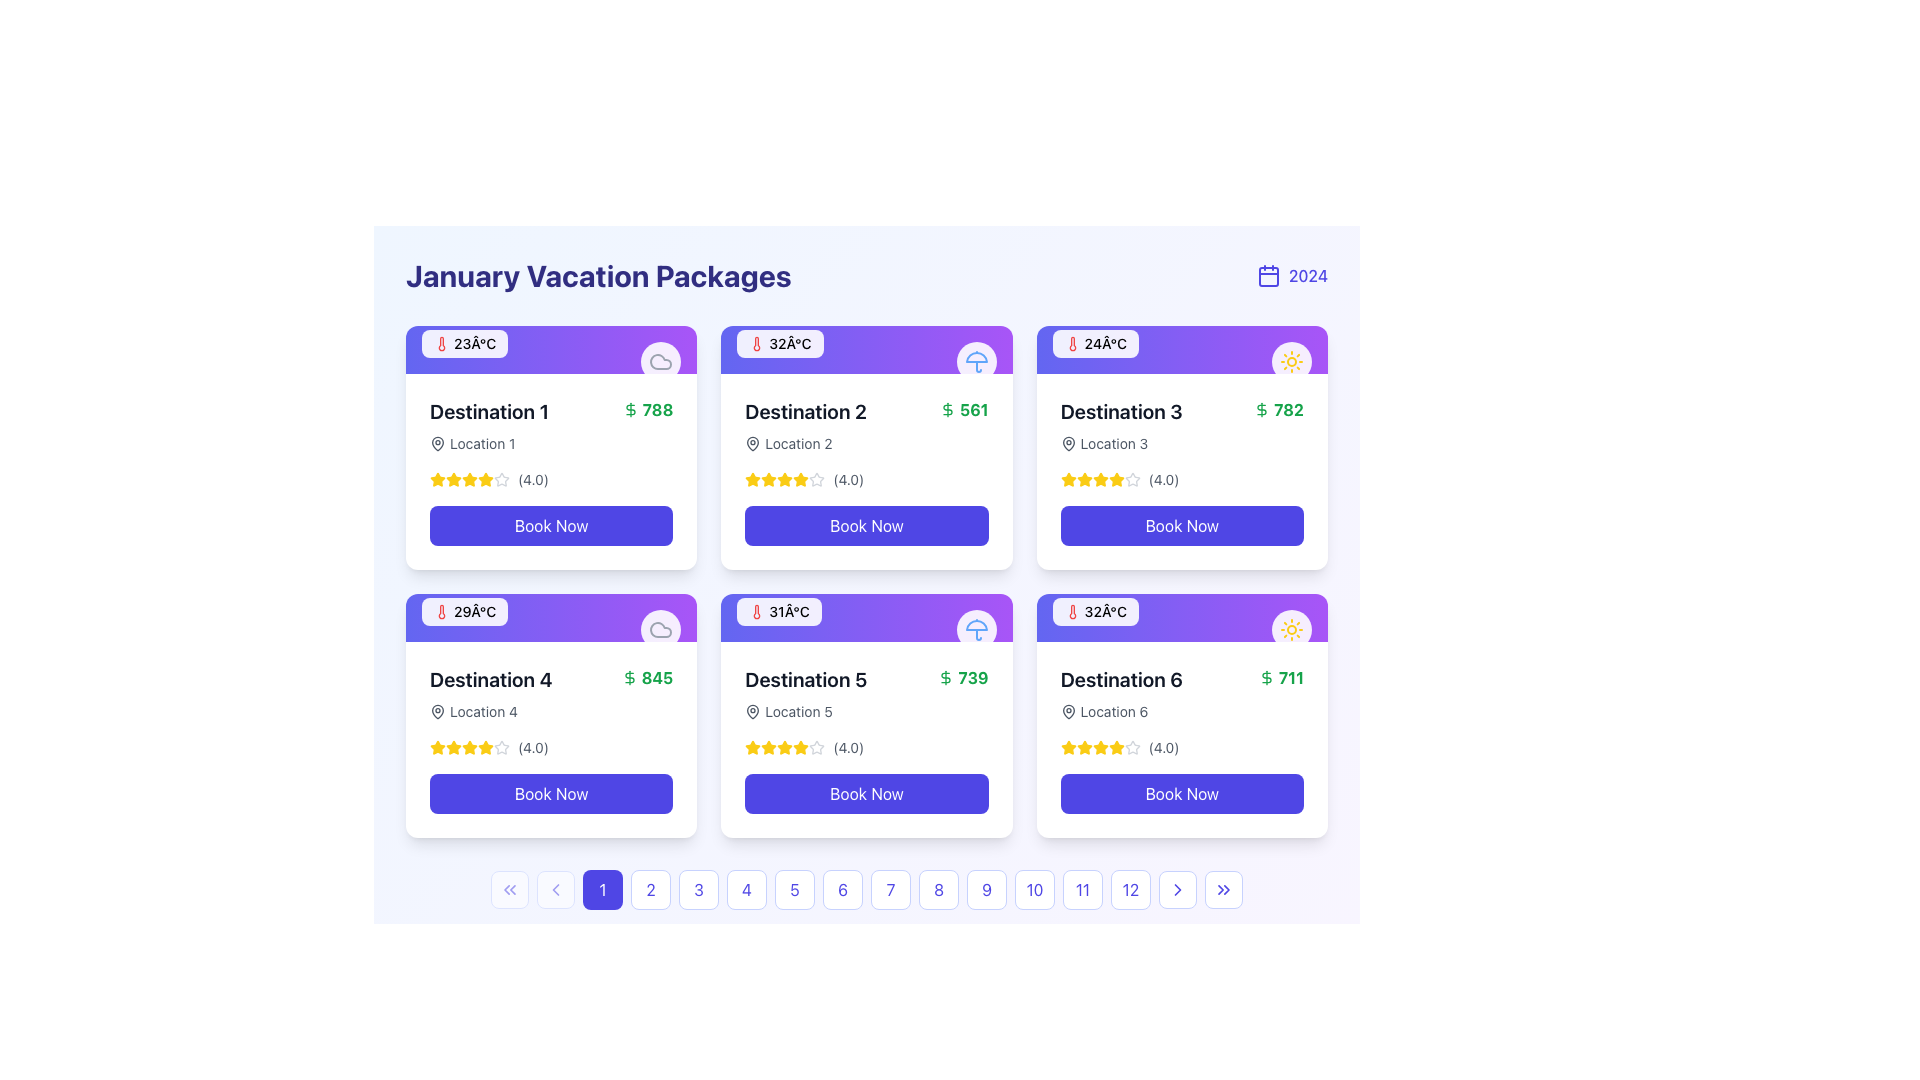  What do you see at coordinates (1177, 889) in the screenshot?
I see `the pagination navigation button located to the right of the button labeled '12'` at bounding box center [1177, 889].